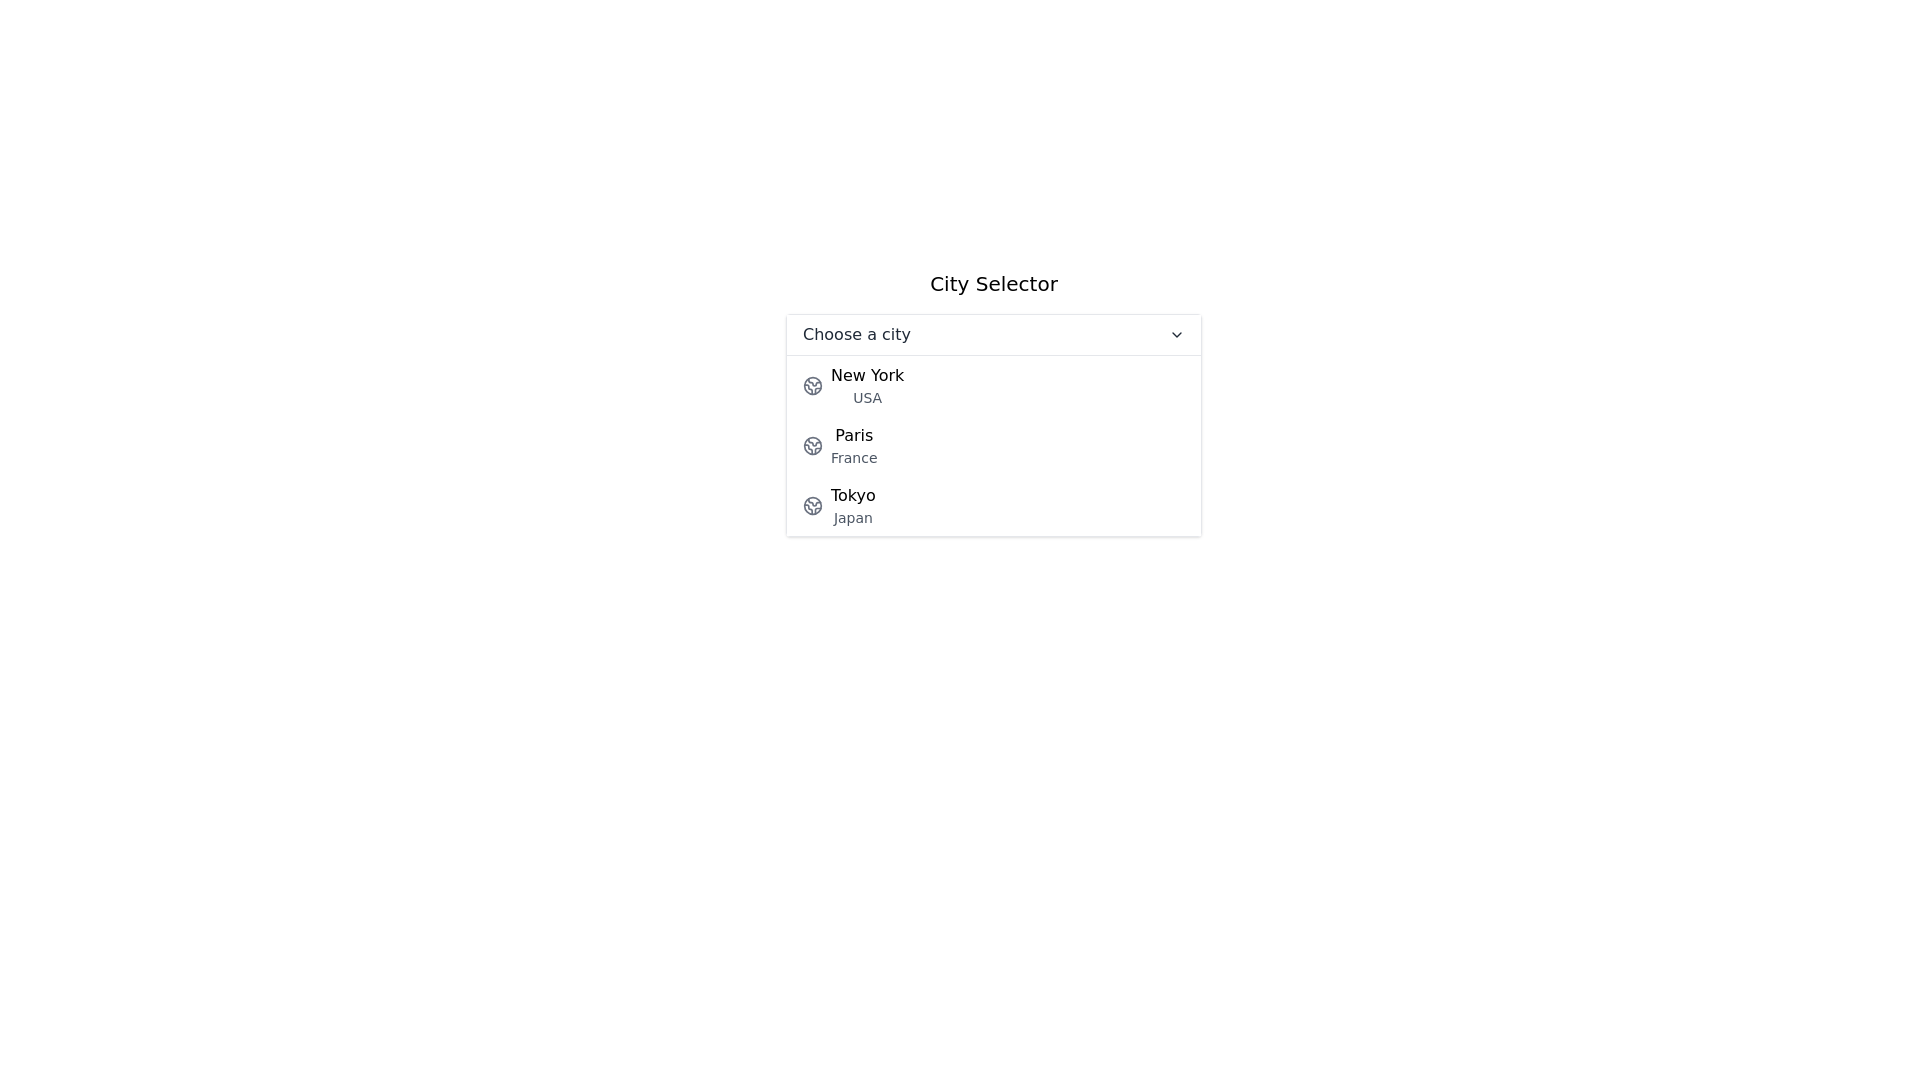  I want to click on the dropdown list item displaying 'Tokyo Japan', which is the third option under 'Choose a city', so click(993, 504).